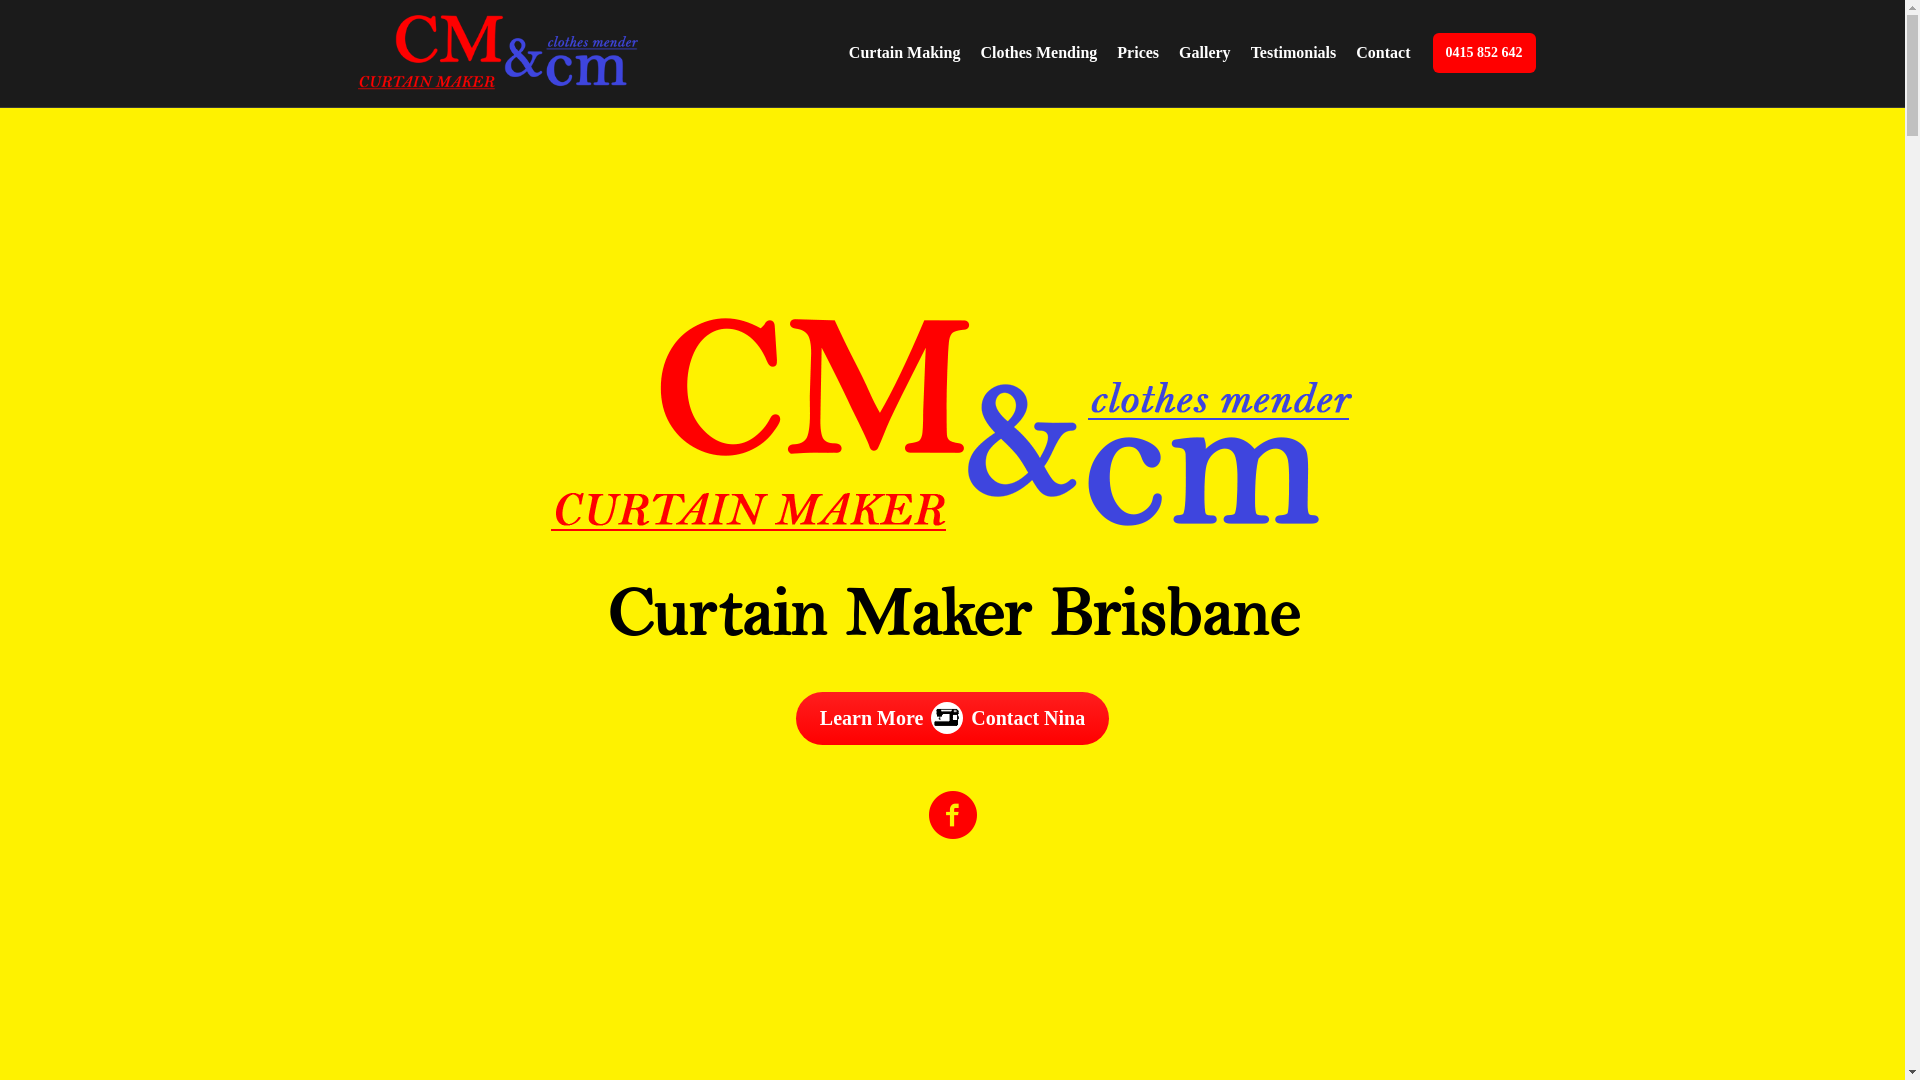 This screenshot has height=1080, width=1920. I want to click on 'Curtain Making', so click(904, 52).